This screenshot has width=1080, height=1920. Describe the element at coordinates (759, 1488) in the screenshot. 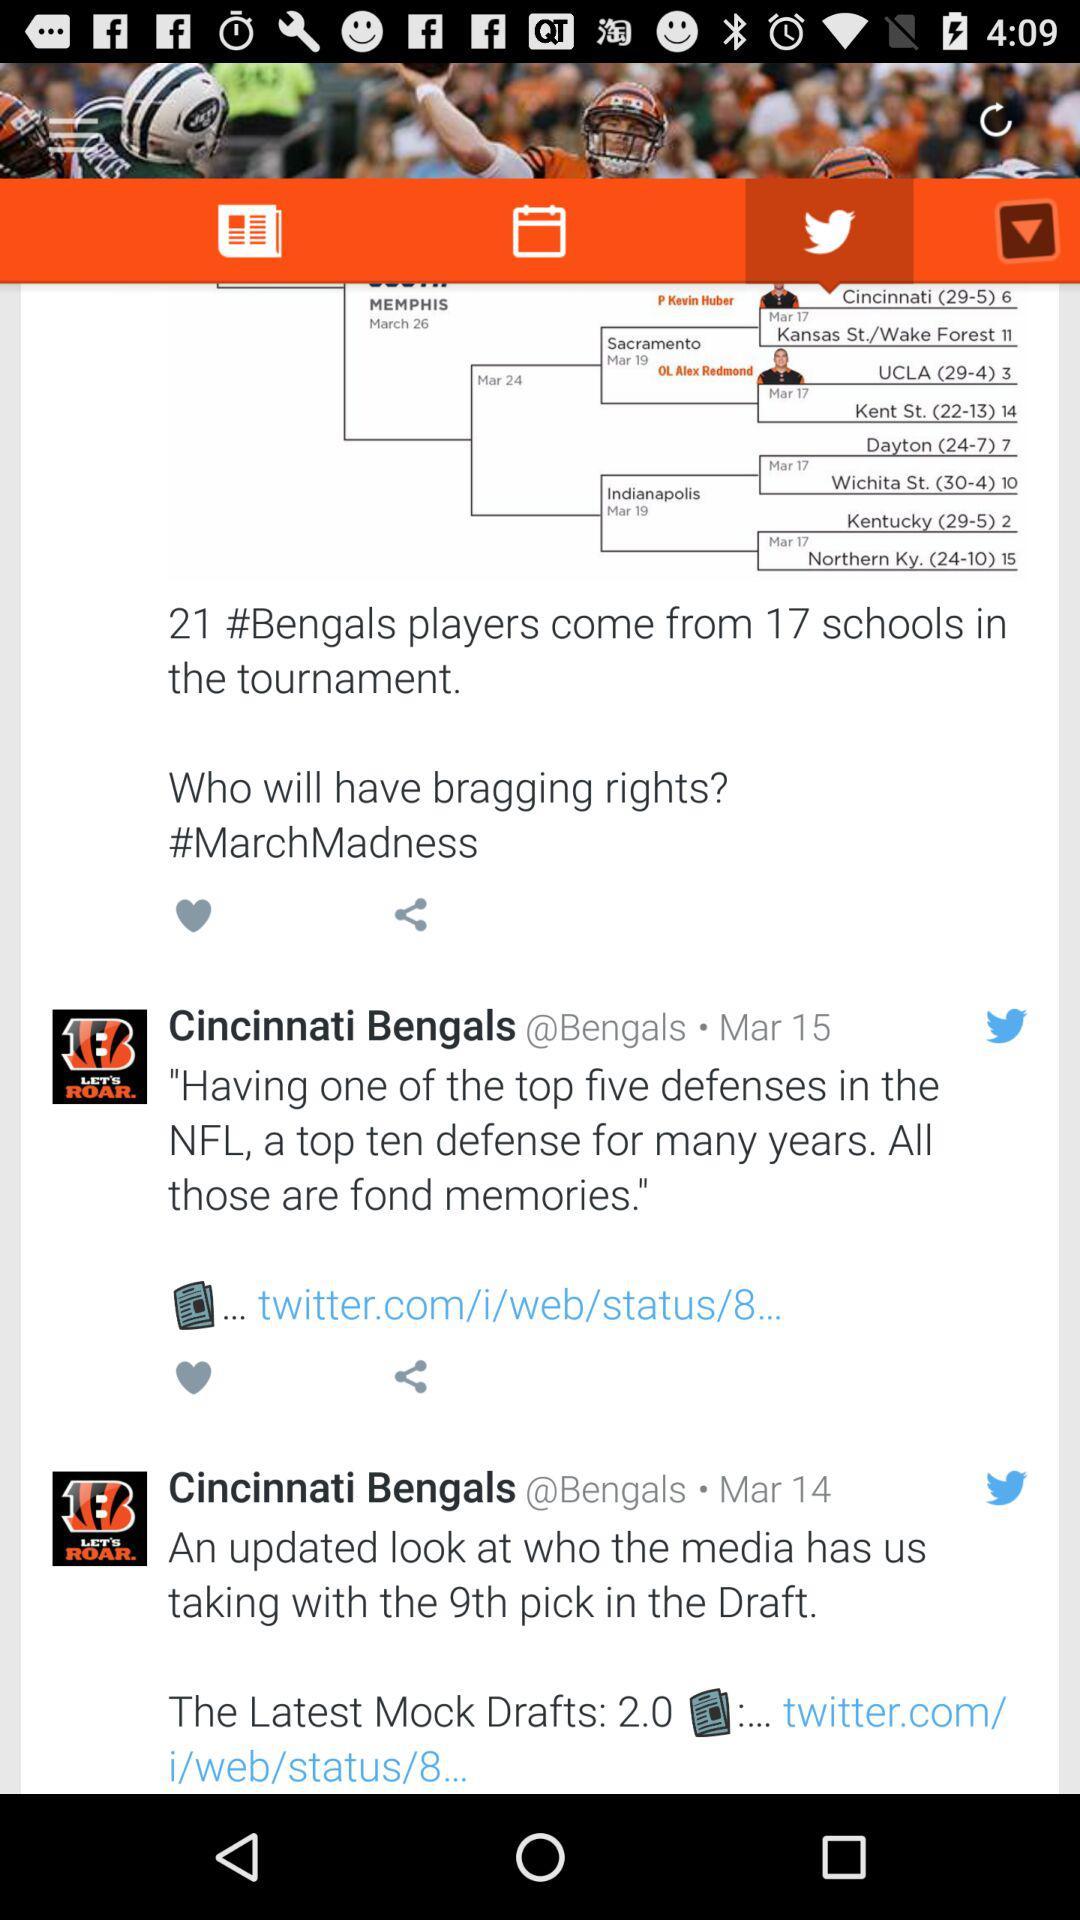

I see `icon below the having one of` at that location.